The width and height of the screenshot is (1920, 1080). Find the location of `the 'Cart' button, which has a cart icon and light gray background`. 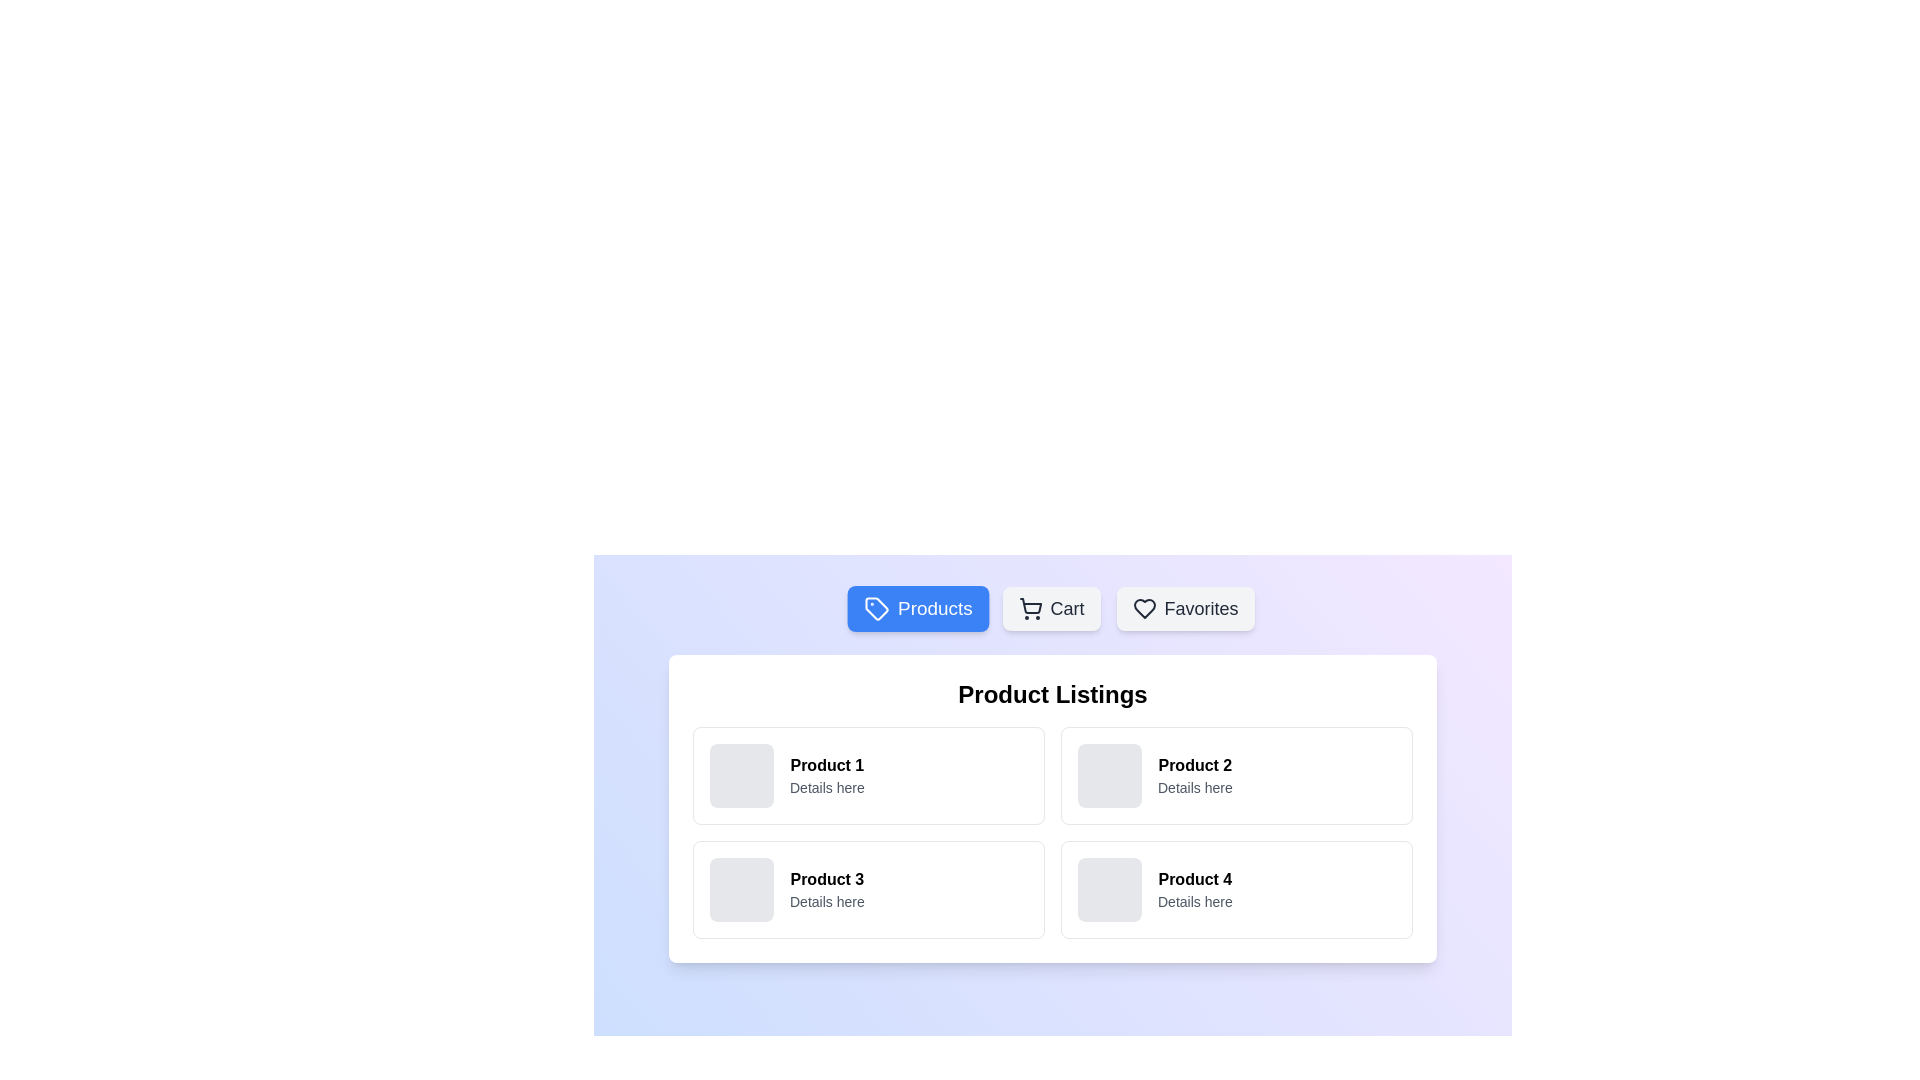

the 'Cart' button, which has a cart icon and light gray background is located at coordinates (1050, 608).